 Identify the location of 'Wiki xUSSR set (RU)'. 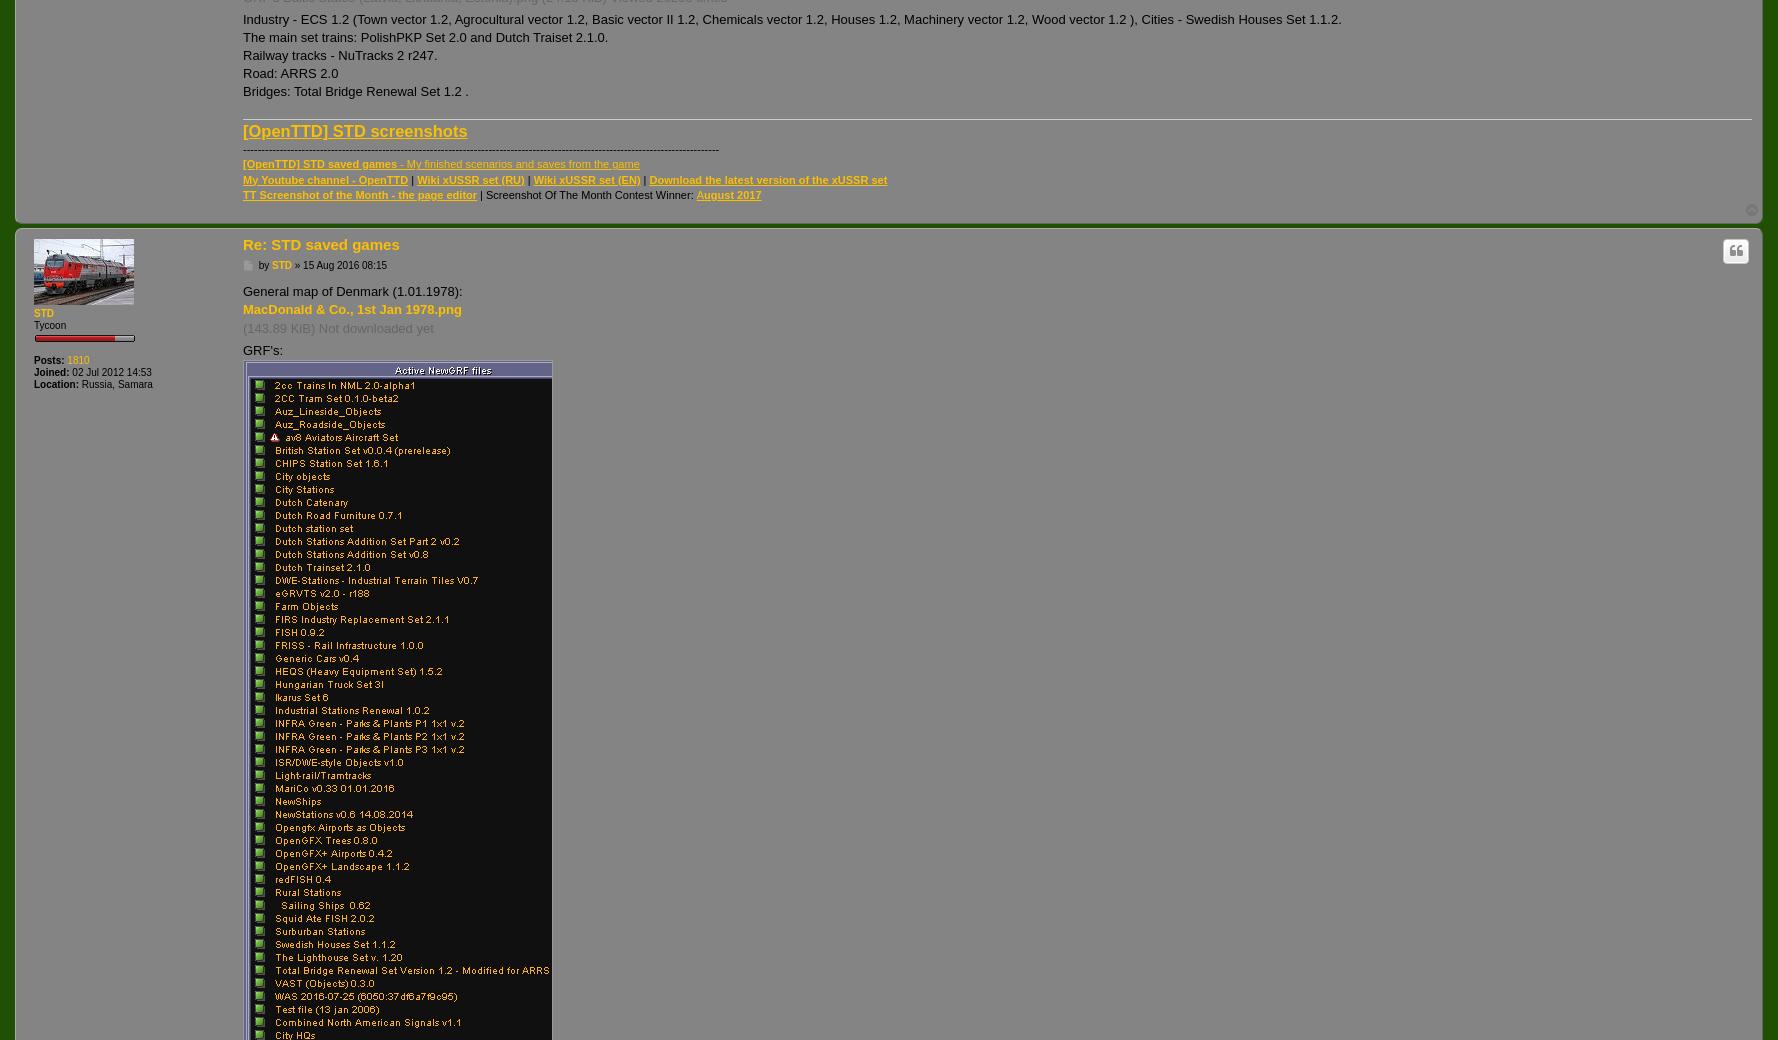
(416, 178).